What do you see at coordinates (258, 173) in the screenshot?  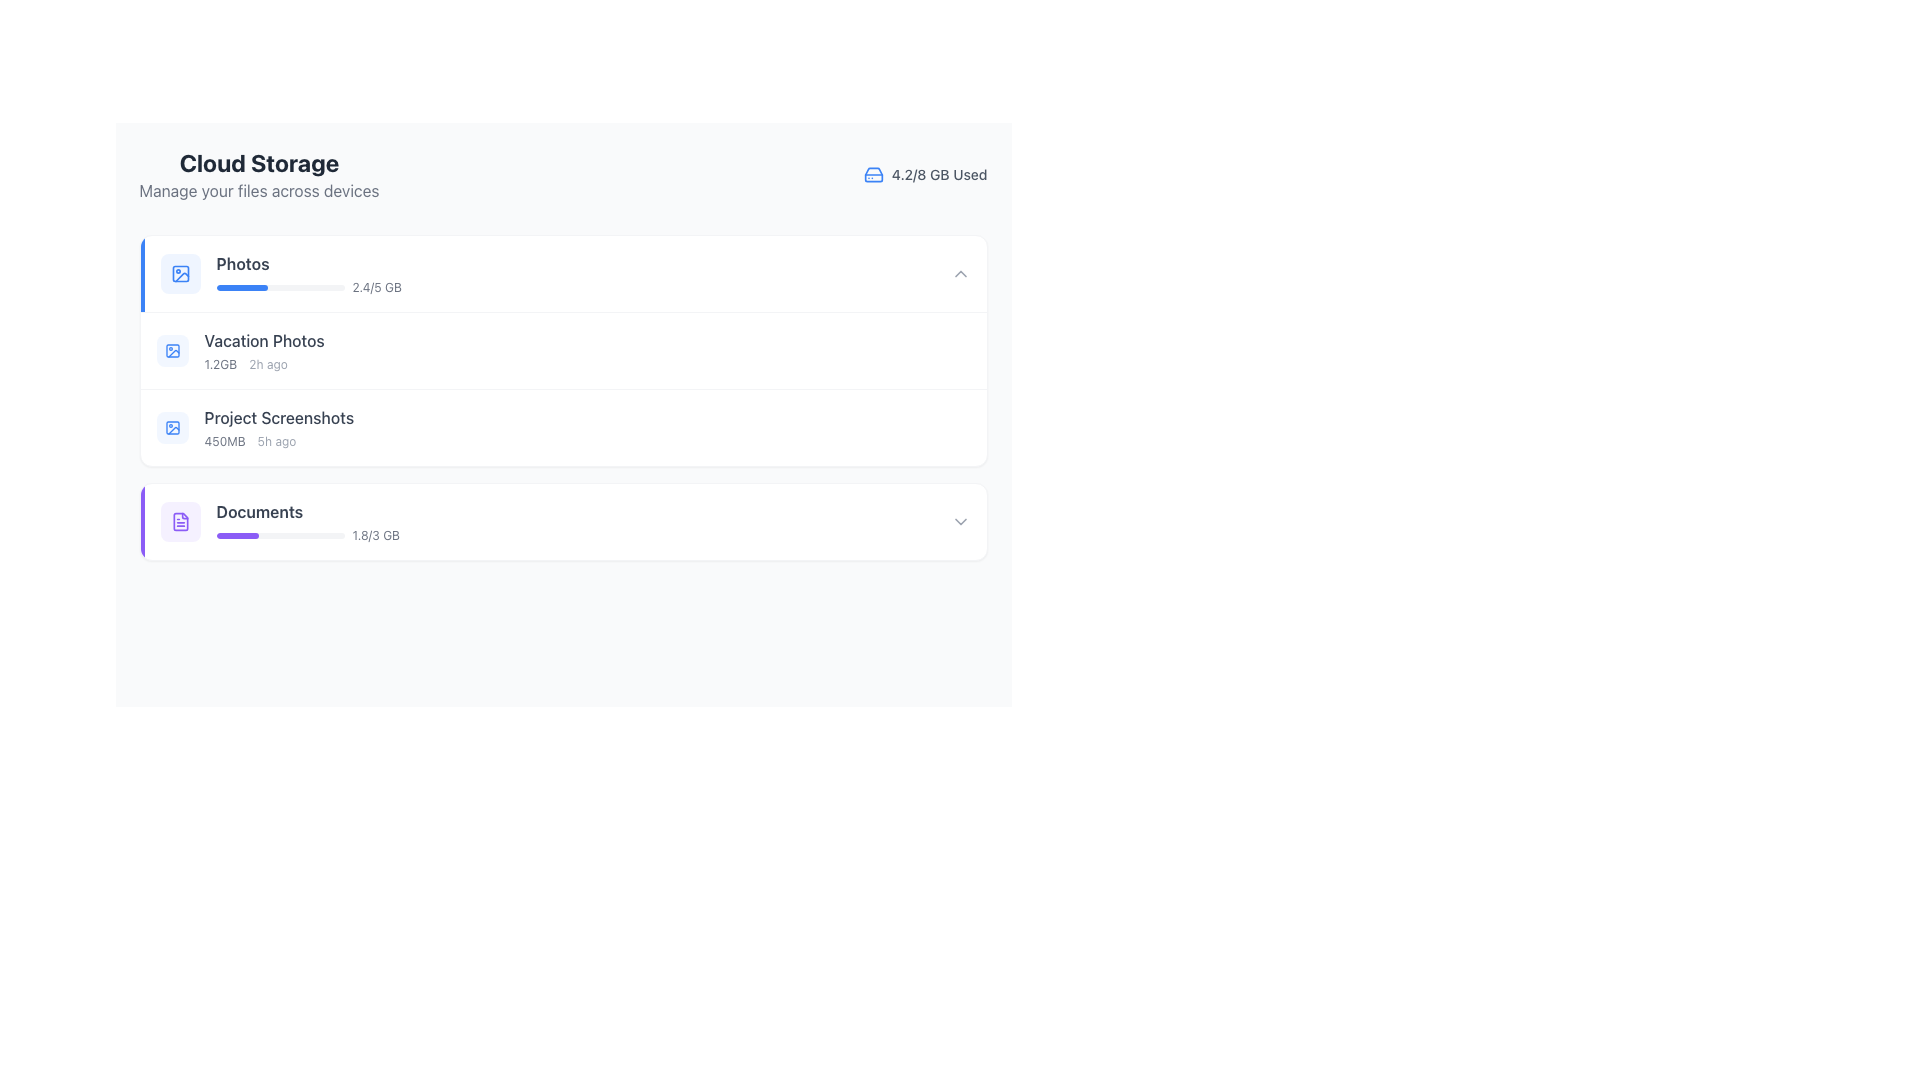 I see `the text block or header that provides an overview about managing files across devices using cloud storage, located in the upper-left section of the interface` at bounding box center [258, 173].